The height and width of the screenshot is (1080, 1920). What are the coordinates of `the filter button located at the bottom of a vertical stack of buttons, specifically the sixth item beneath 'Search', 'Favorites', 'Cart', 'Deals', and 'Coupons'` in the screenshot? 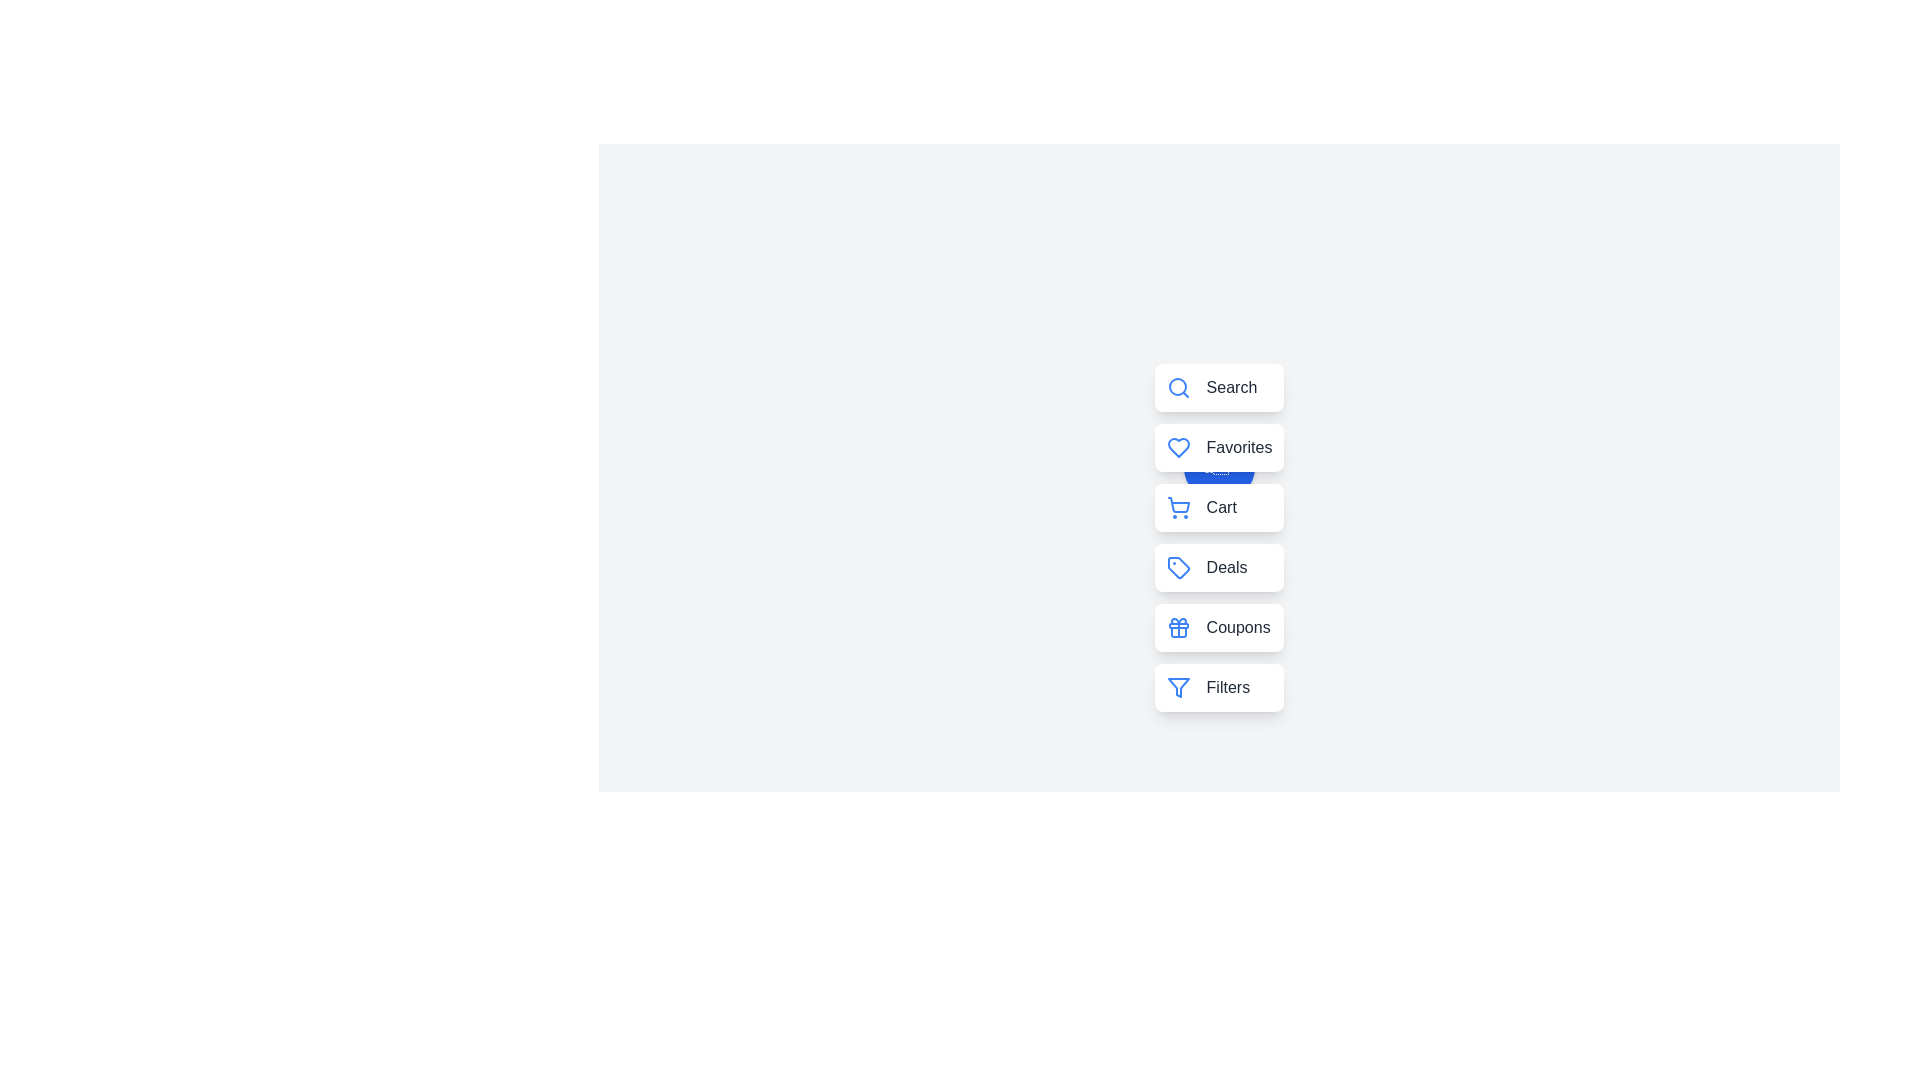 It's located at (1218, 686).